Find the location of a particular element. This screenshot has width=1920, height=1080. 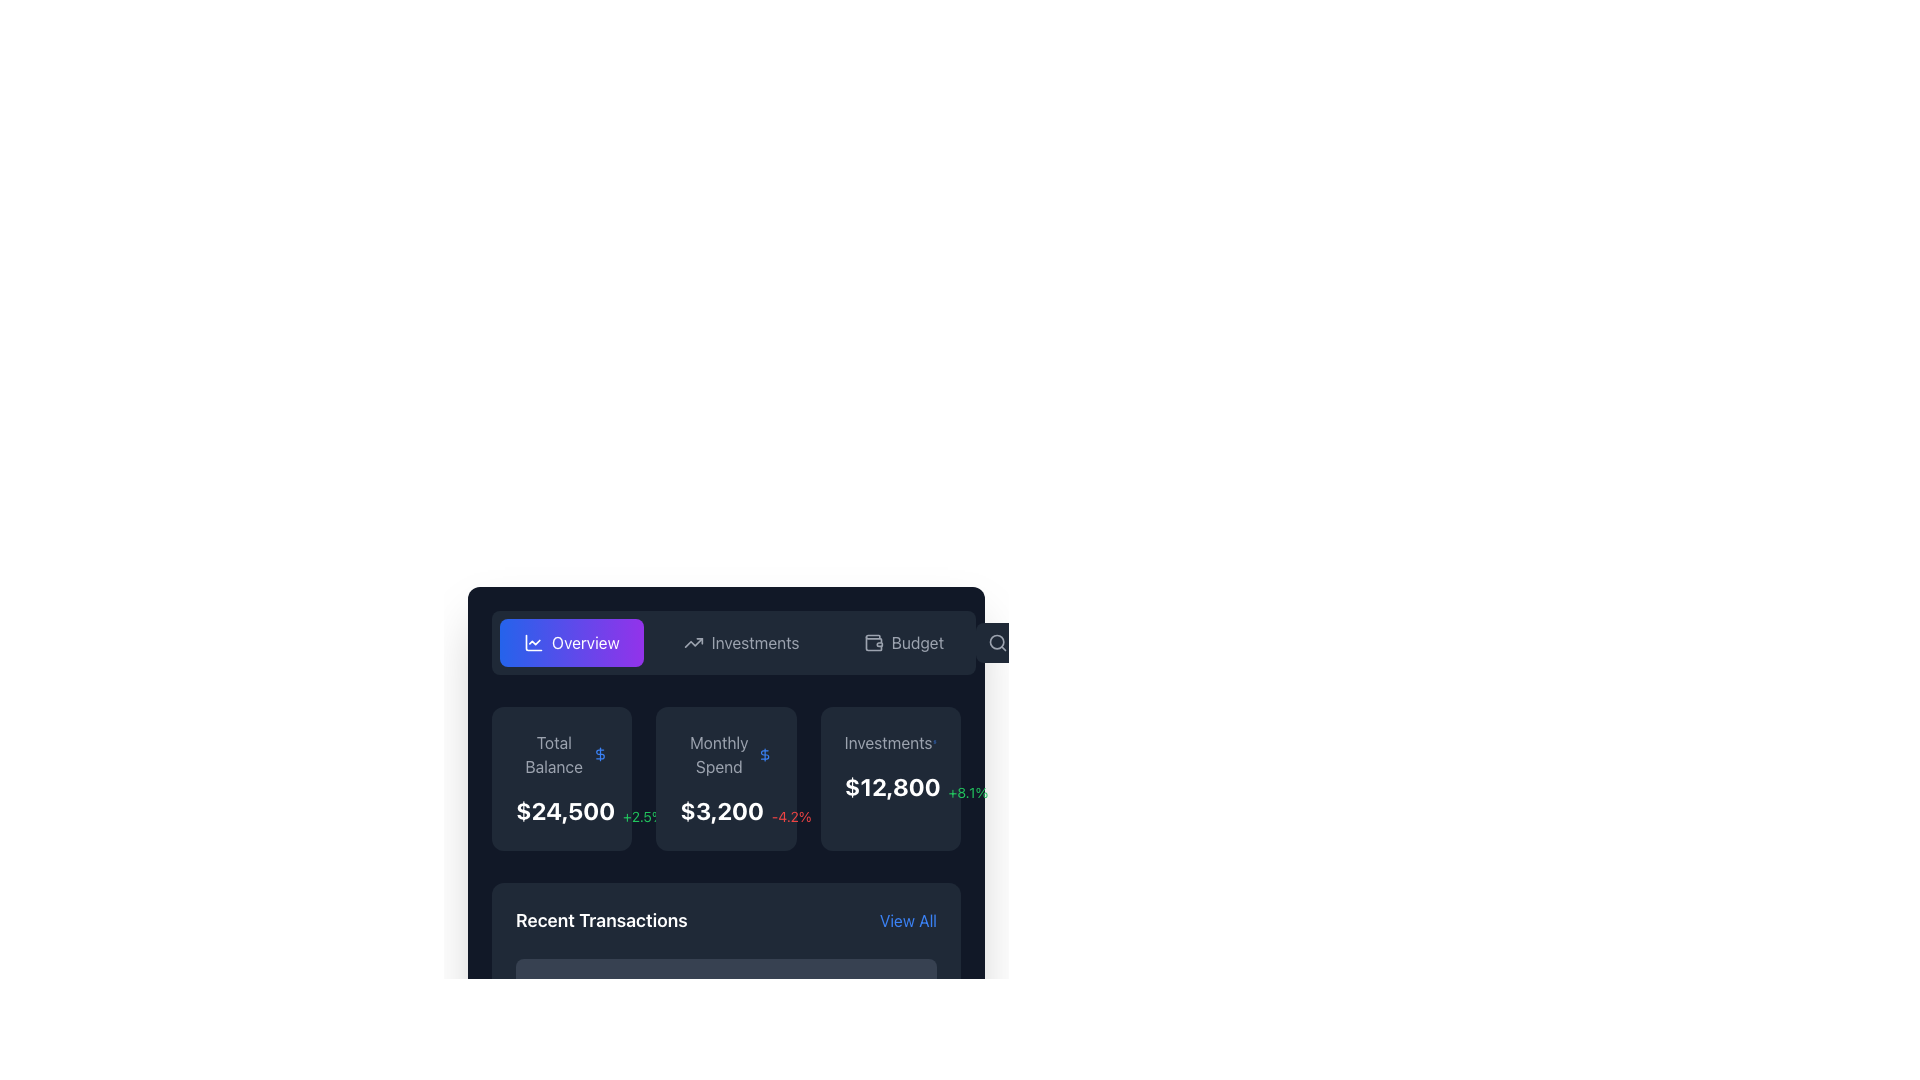

the 'Investments' static label located at the top-right of the interface is located at coordinates (887, 743).